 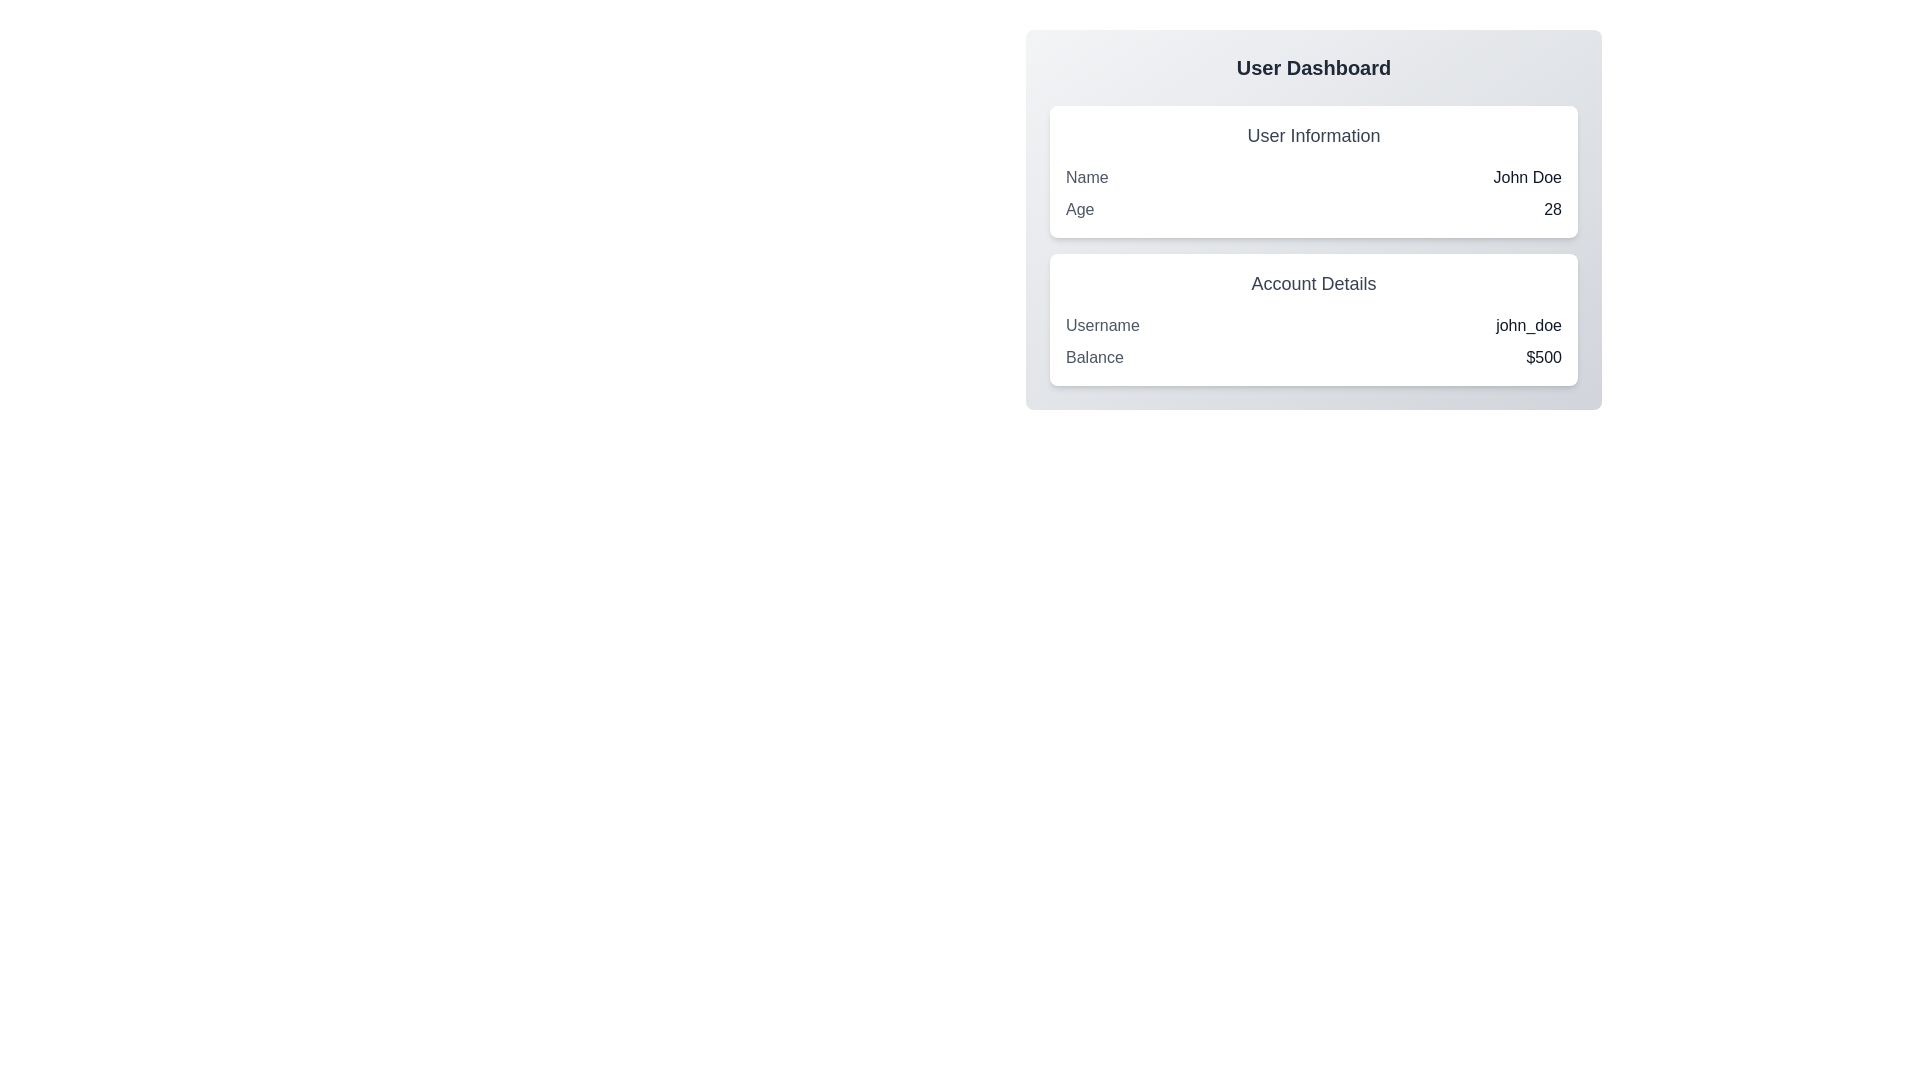 What do you see at coordinates (1314, 67) in the screenshot?
I see `the header text element located at the top center of the user dashboard interface` at bounding box center [1314, 67].